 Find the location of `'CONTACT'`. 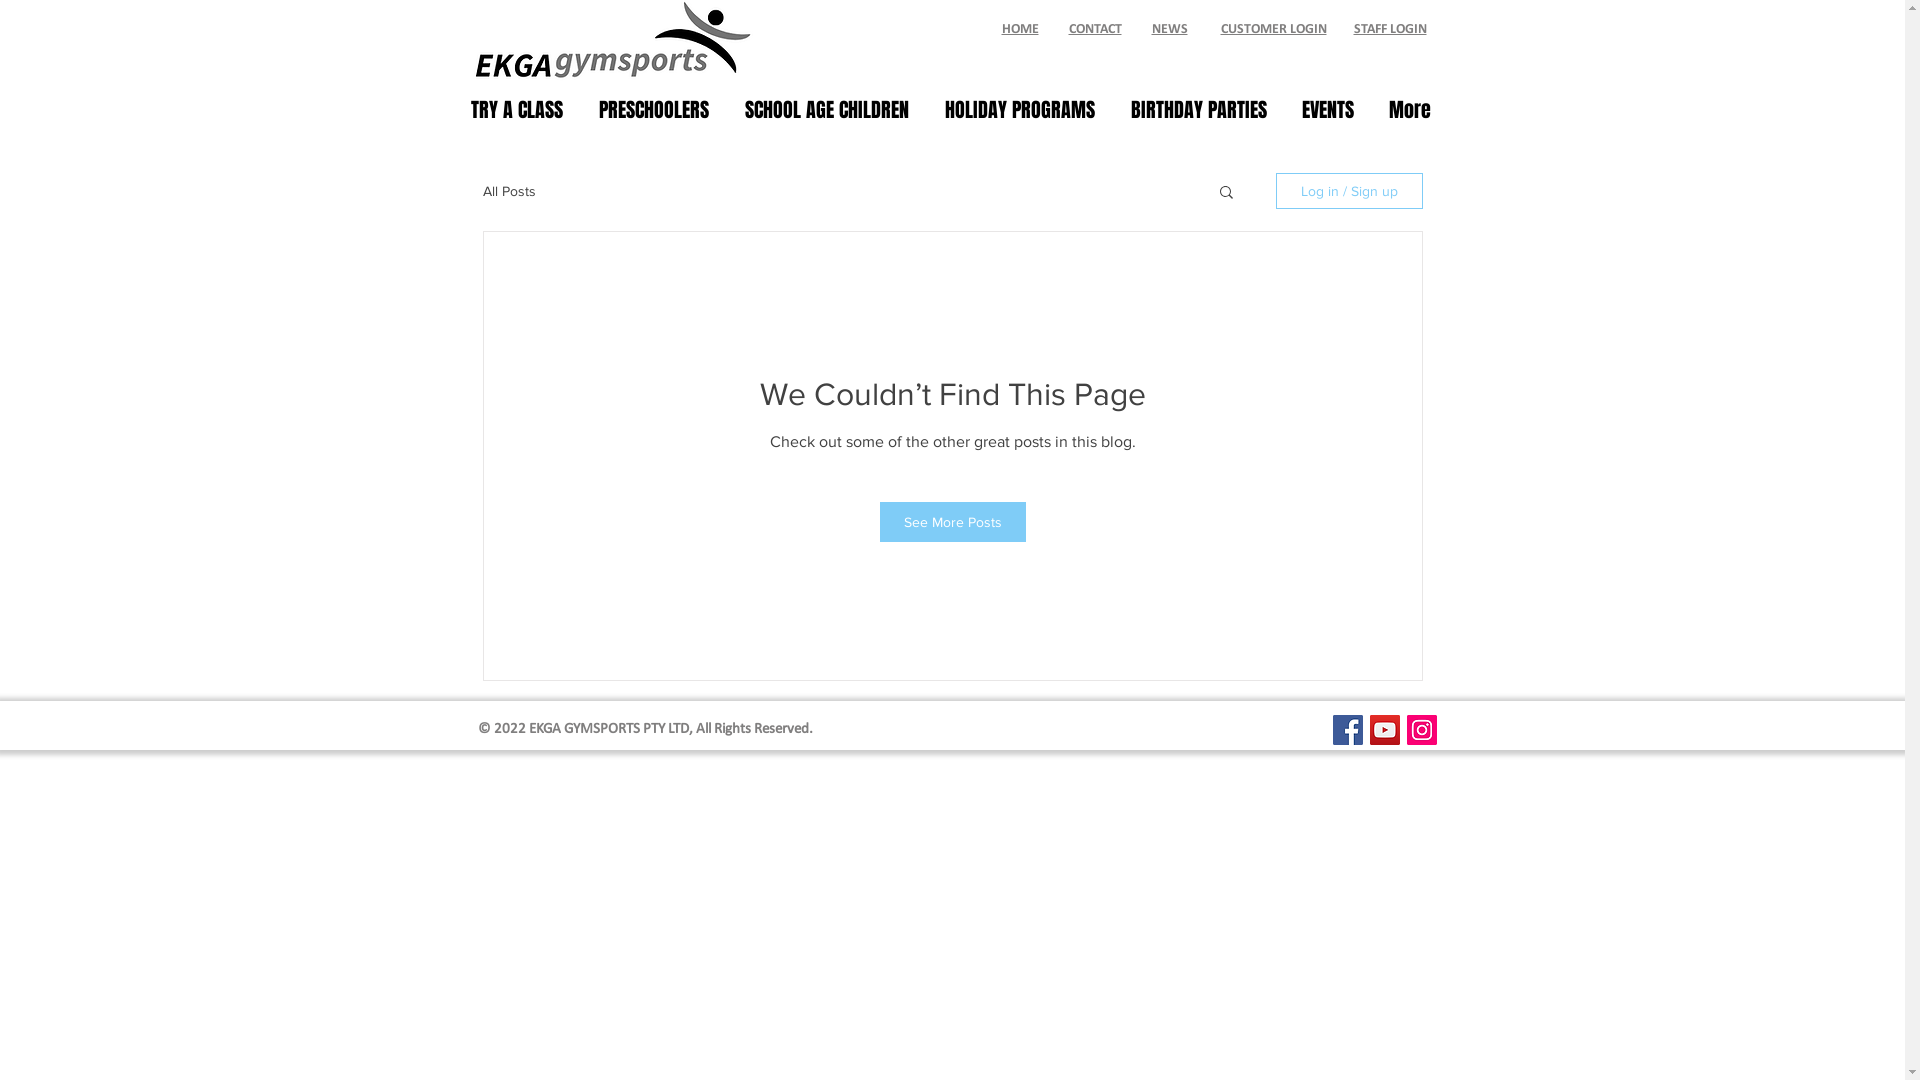

'CONTACT' is located at coordinates (1093, 29).